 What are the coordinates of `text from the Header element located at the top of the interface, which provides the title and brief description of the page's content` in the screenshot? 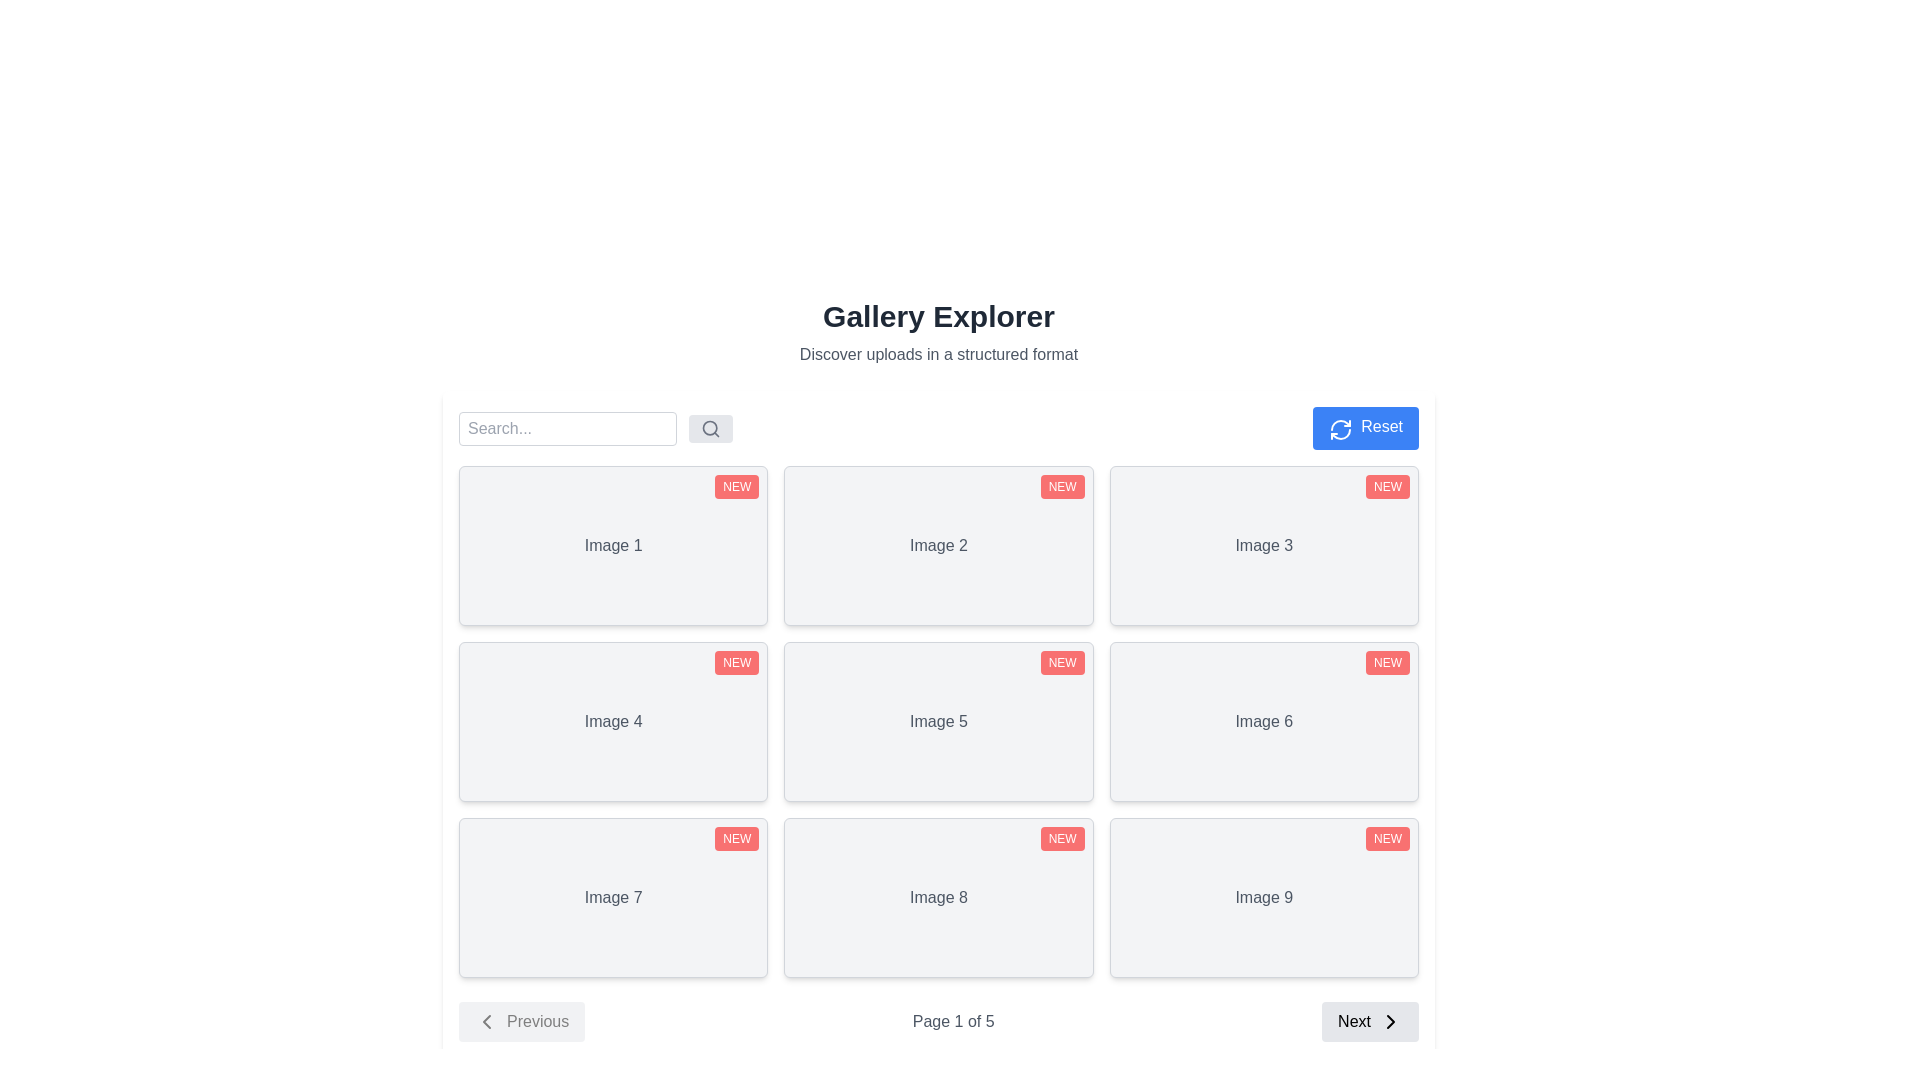 It's located at (938, 331).